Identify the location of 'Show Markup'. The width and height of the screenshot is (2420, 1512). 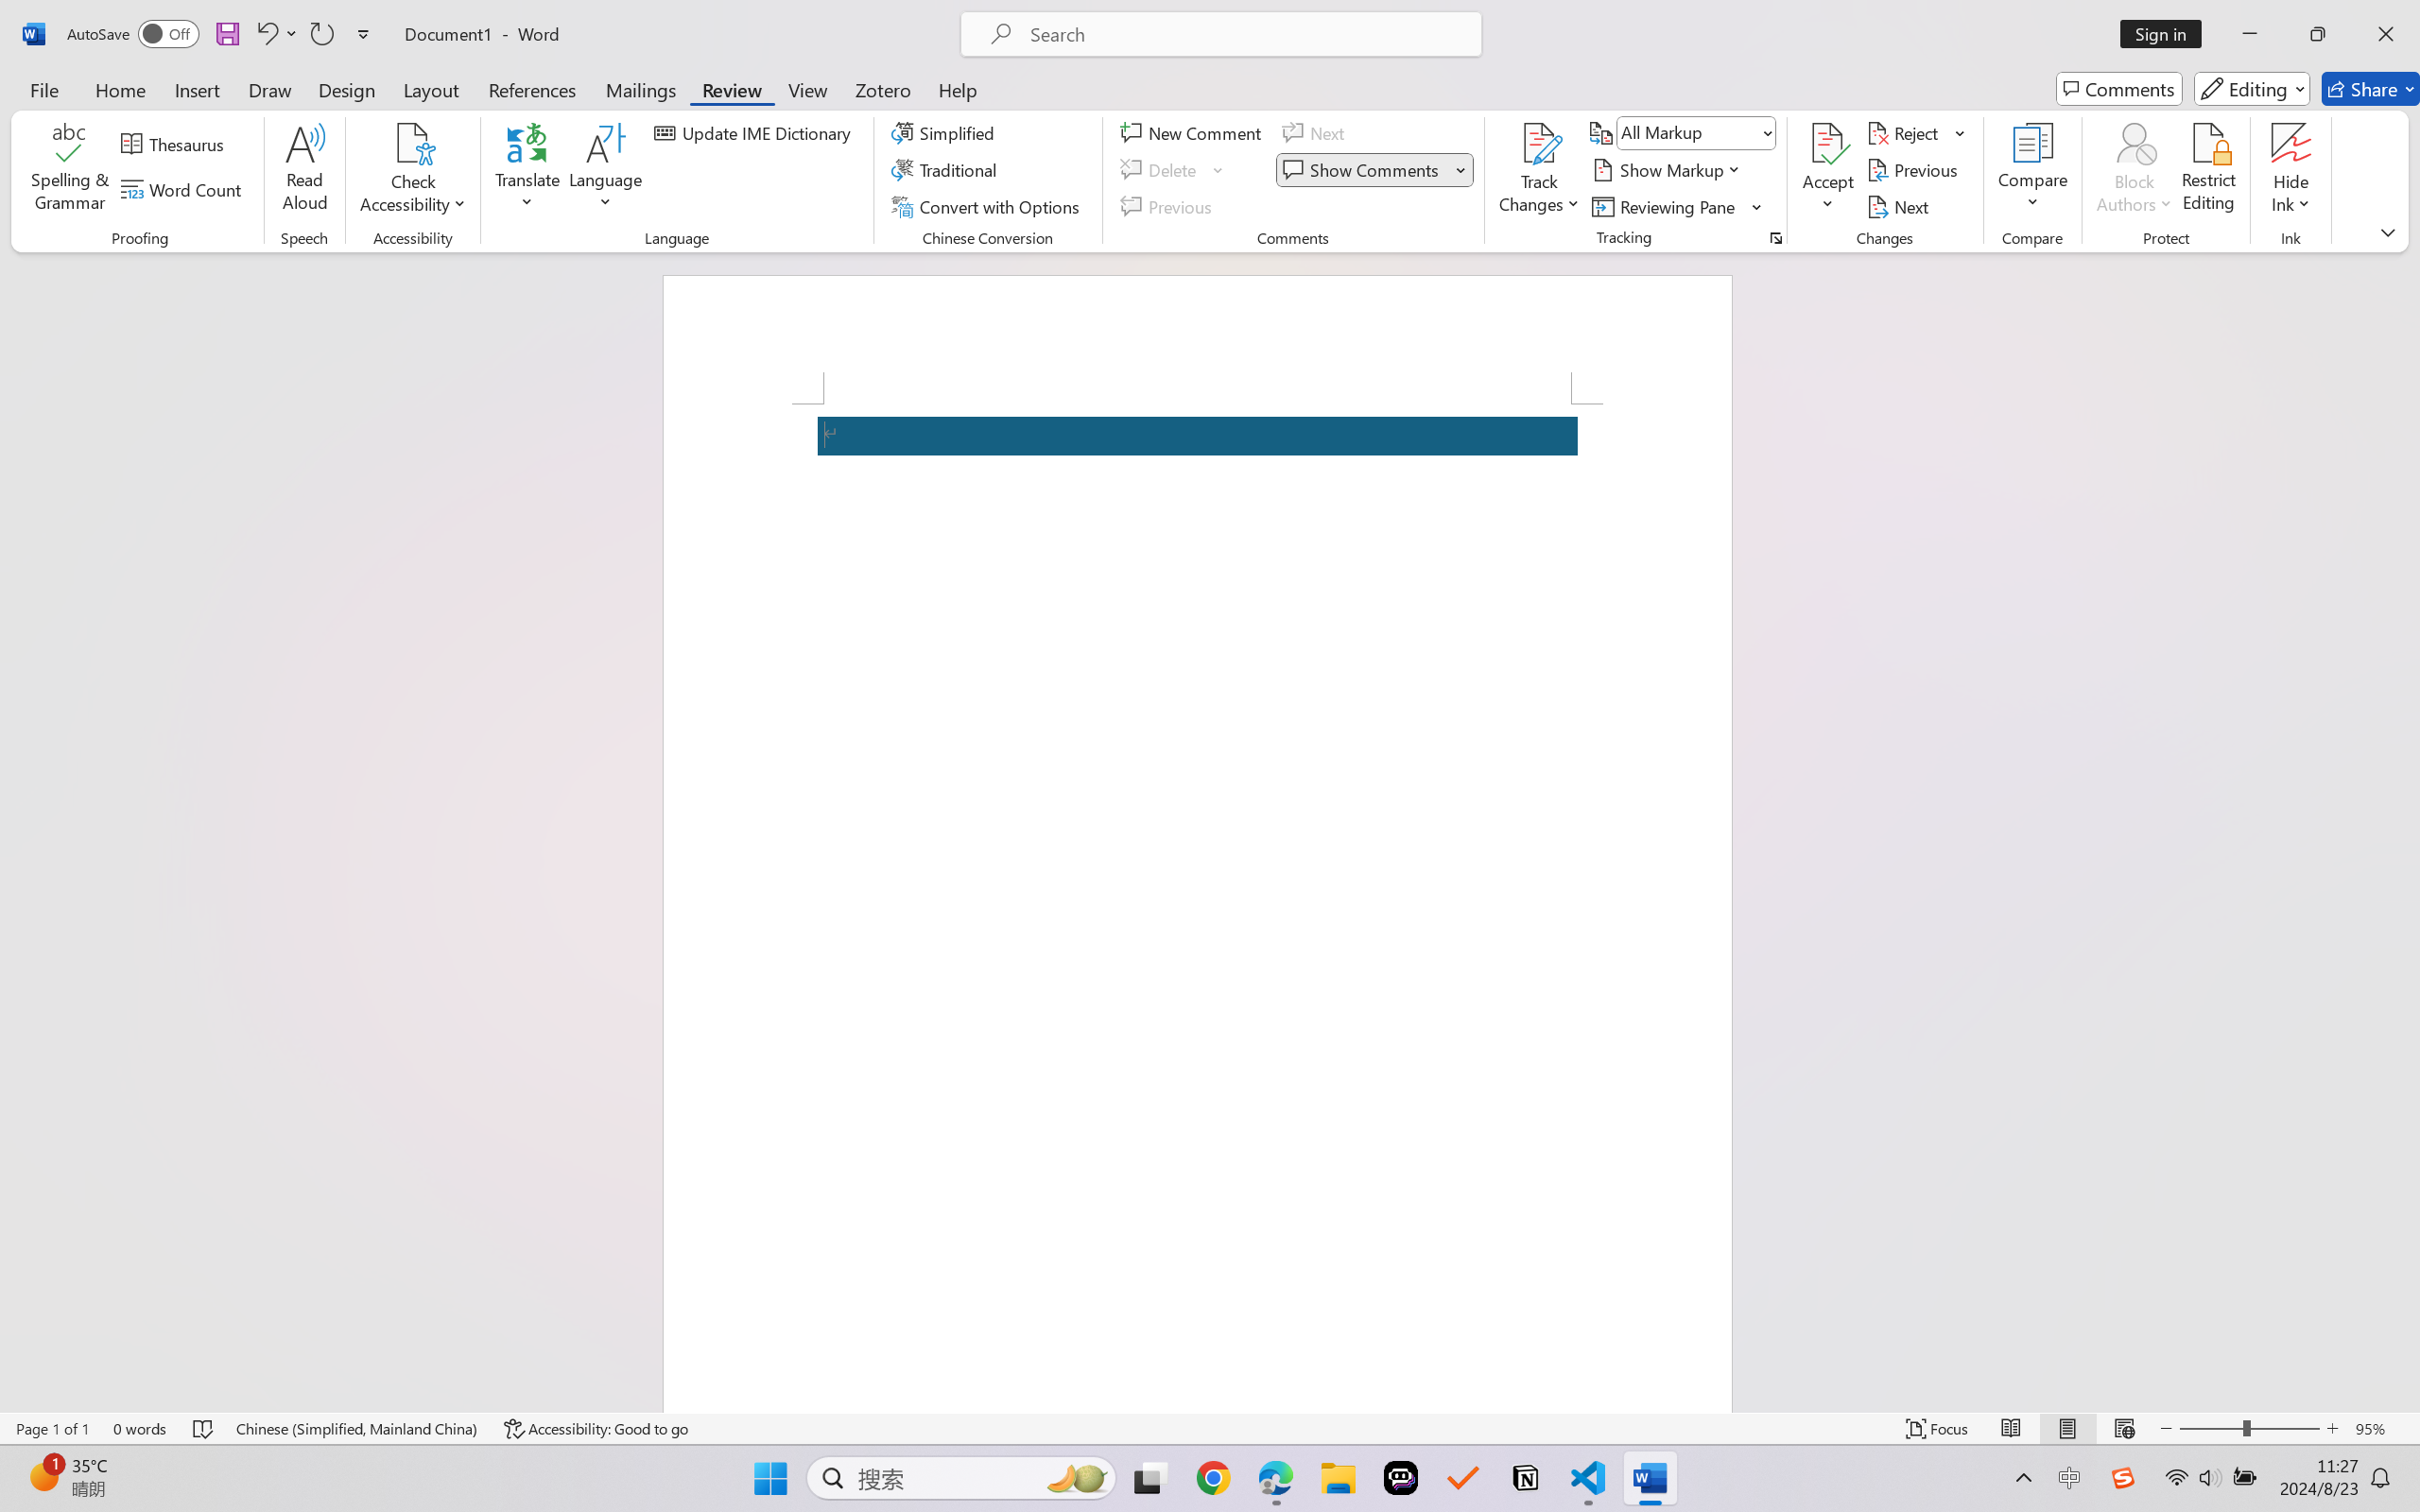
(1668, 170).